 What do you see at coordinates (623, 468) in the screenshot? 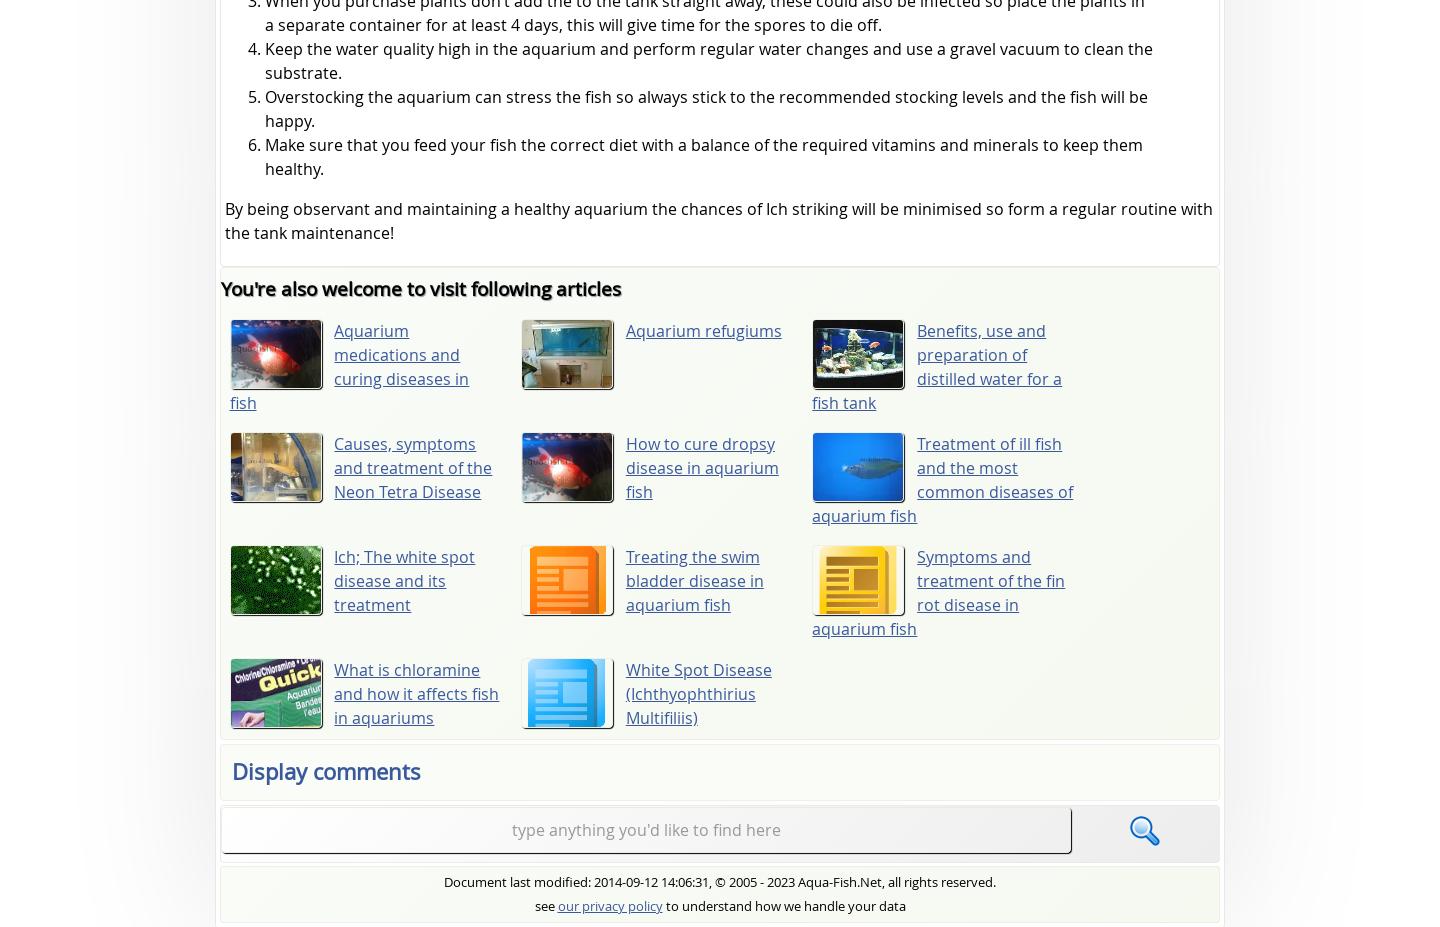
I see `'How to cure dropsy disease in aquarium fish'` at bounding box center [623, 468].